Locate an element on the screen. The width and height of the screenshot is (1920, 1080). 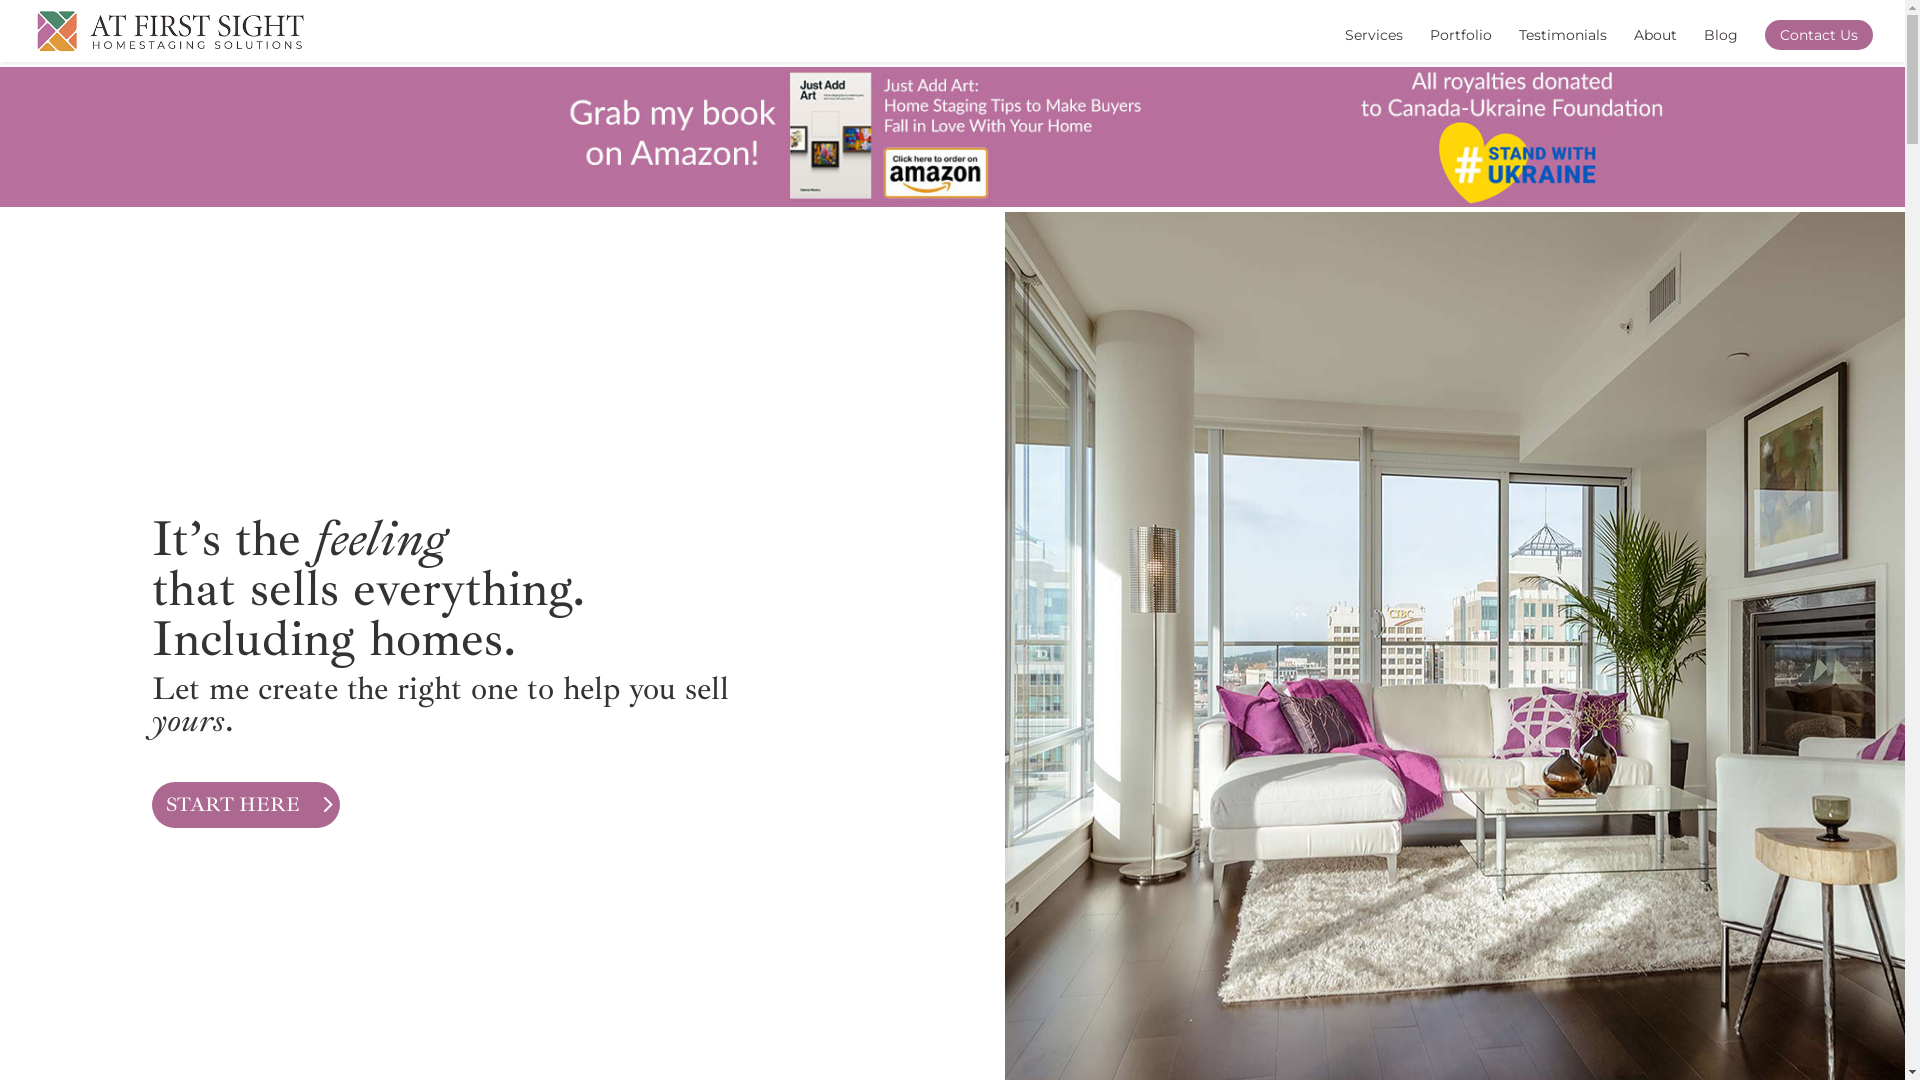
'Portfolio' is located at coordinates (1429, 45).